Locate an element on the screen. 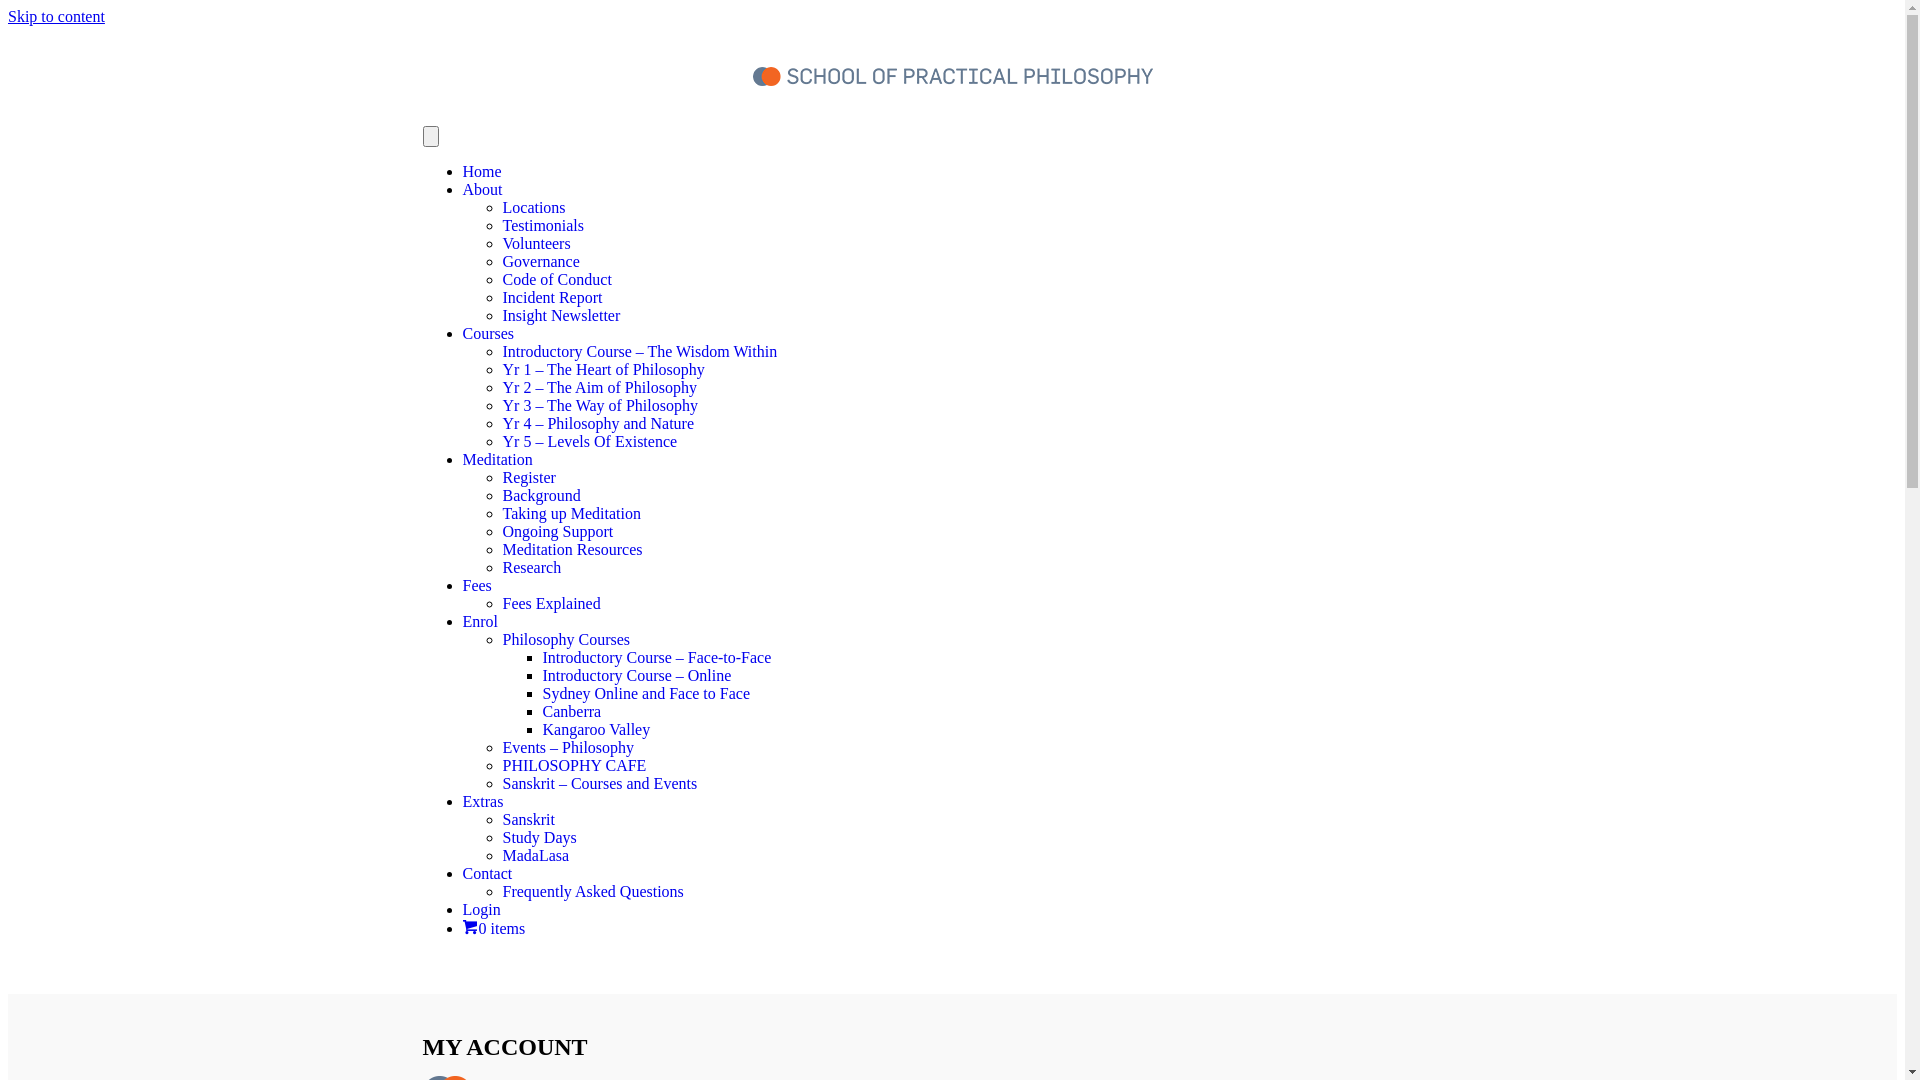 The width and height of the screenshot is (1920, 1080). 'PHILOSOPHY CAFE' is located at coordinates (573, 765).